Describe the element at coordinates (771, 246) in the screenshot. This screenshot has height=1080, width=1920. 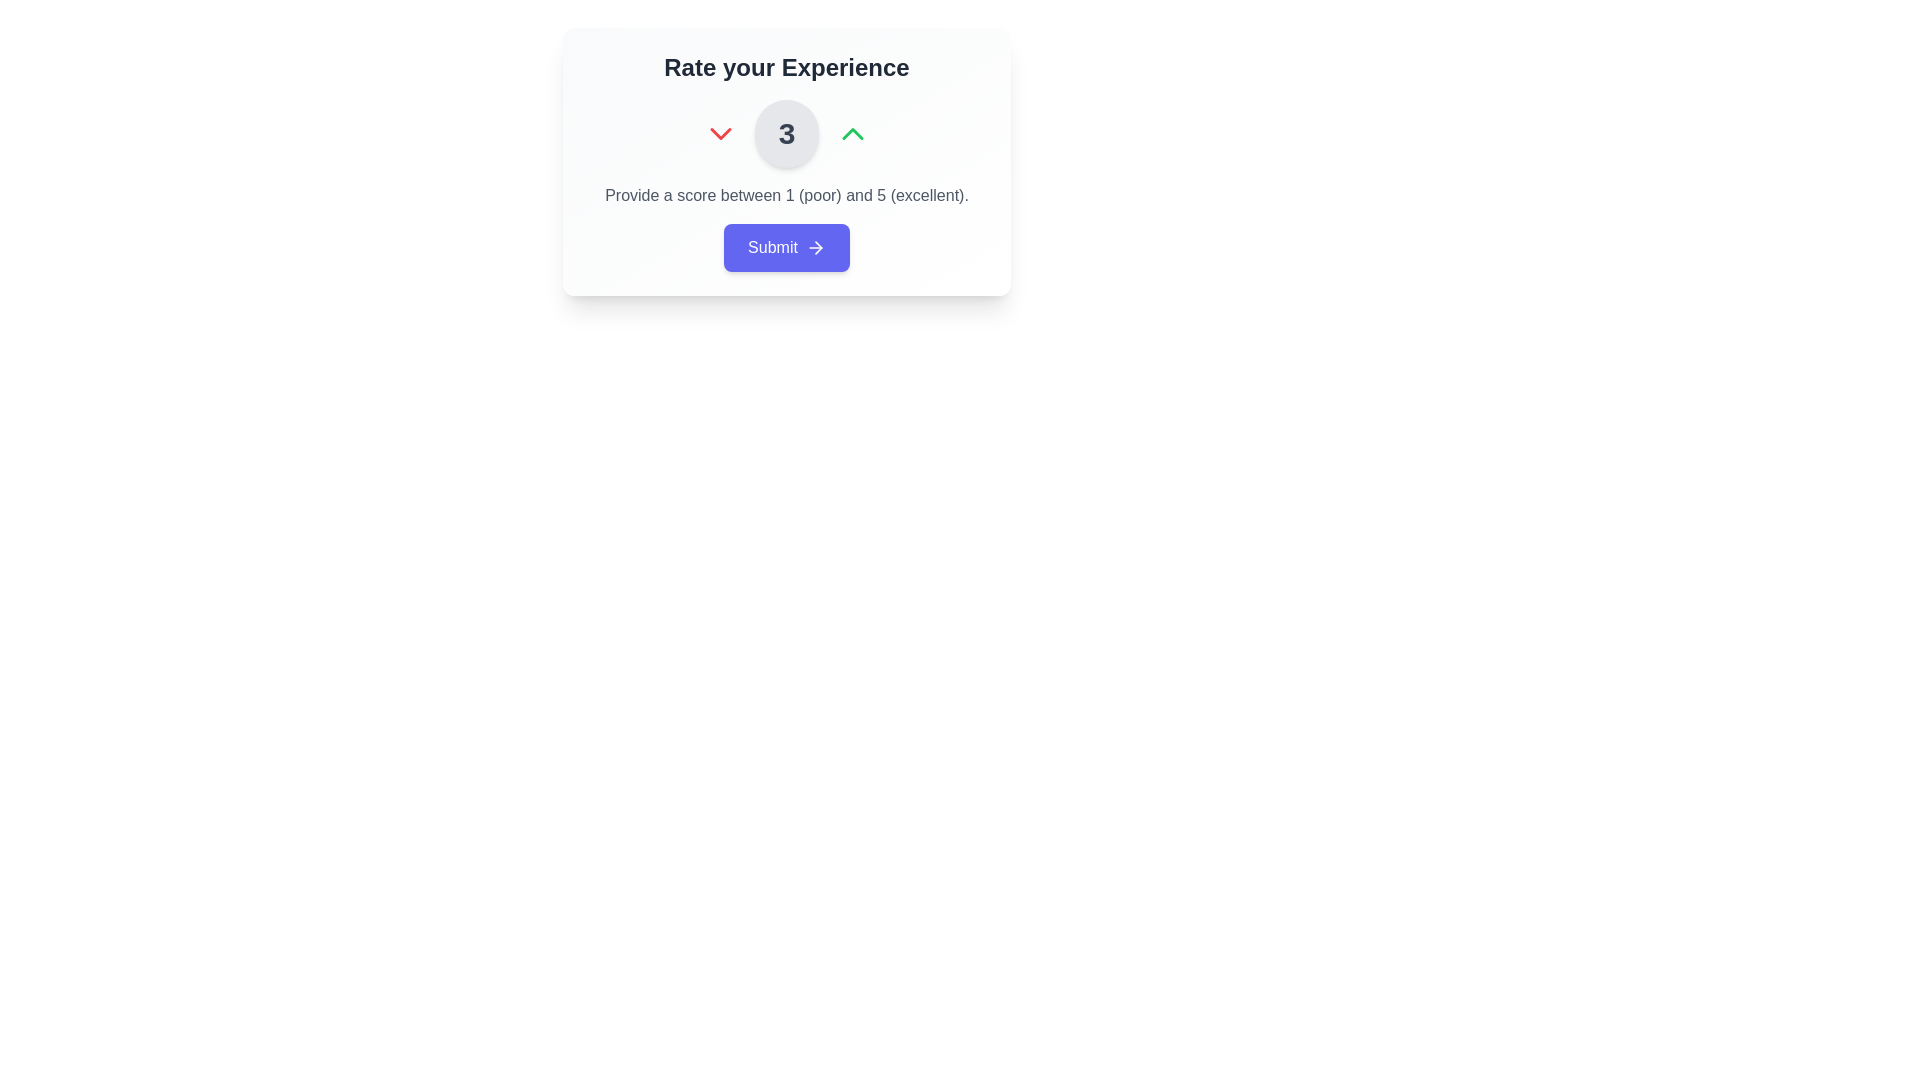
I see `text label 'Submit' which is displayed in white font on a blue button, located below the instruction text` at that location.